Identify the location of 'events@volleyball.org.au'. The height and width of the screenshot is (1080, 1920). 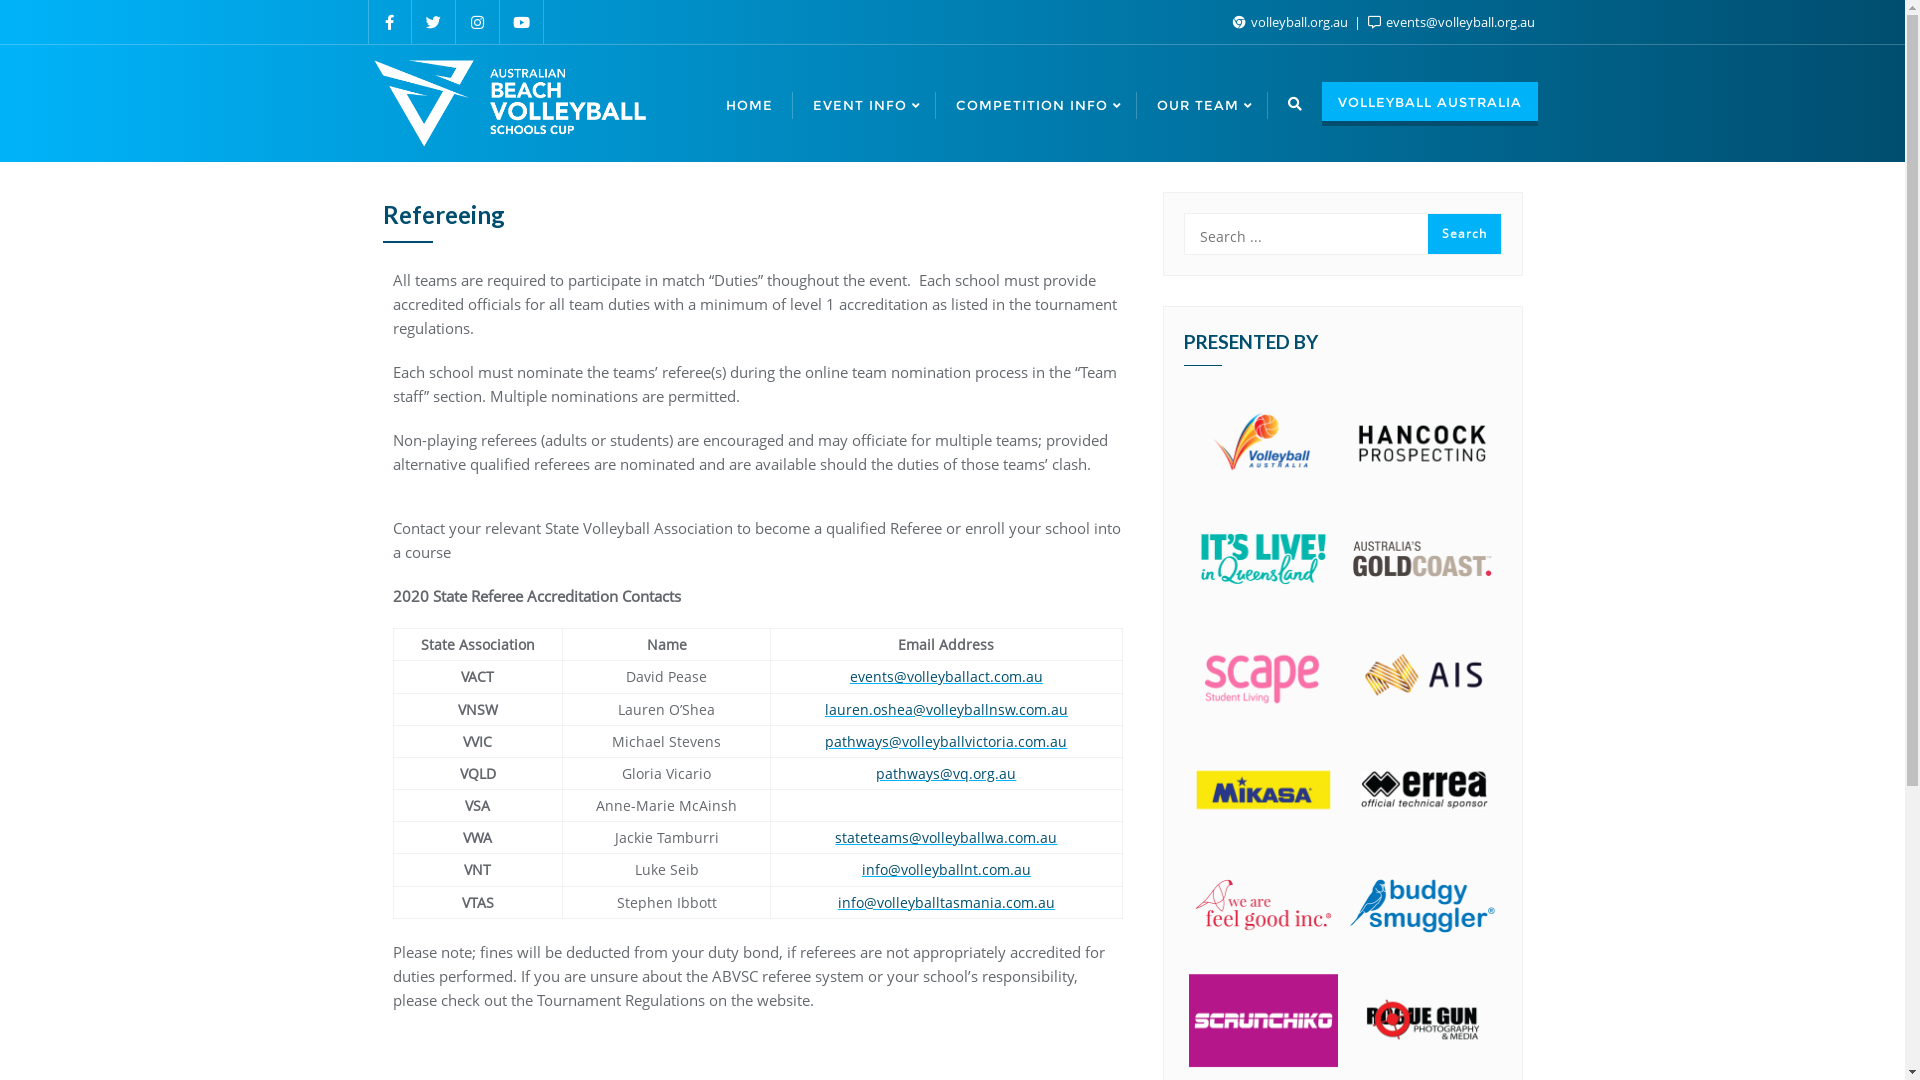
(1451, 22).